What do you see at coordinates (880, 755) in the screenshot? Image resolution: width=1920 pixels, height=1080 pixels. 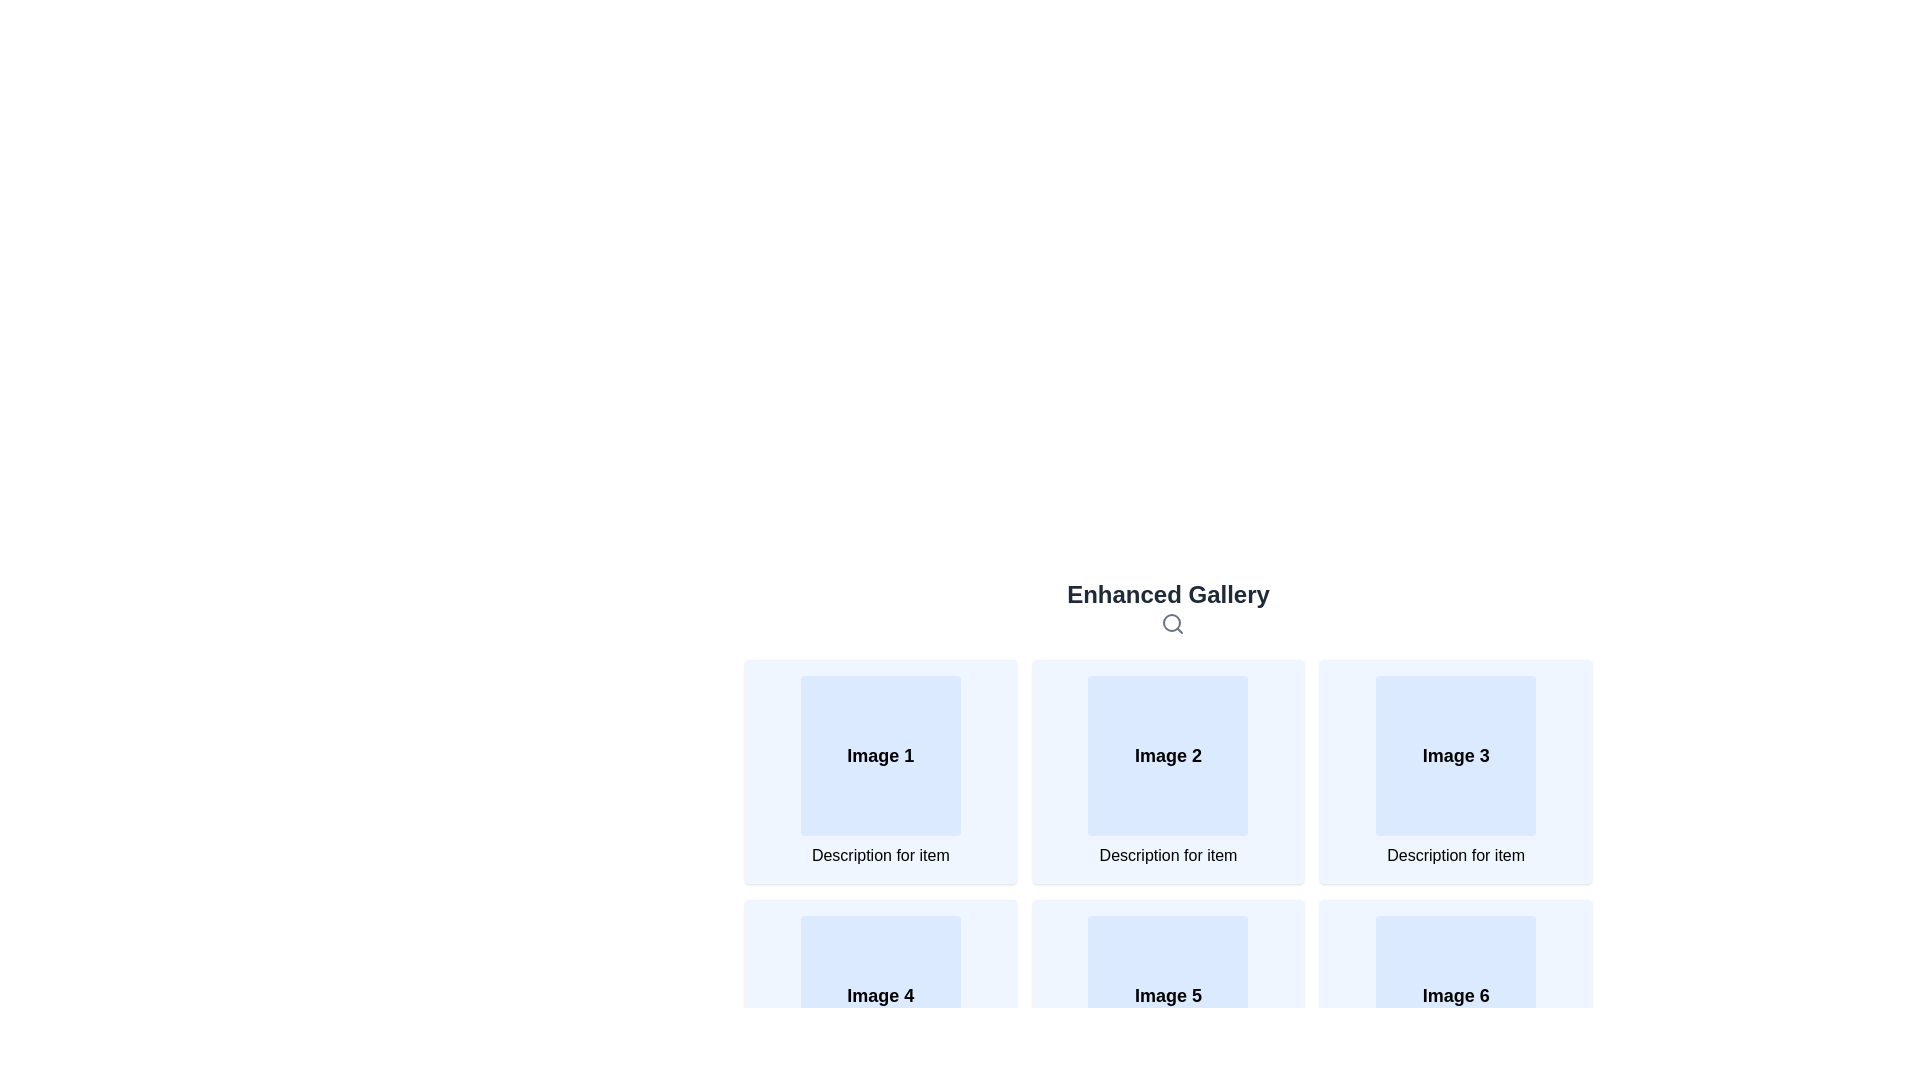 I see `text of the Text label located in the first card of the first row under the 'Enhanced Gallery' header` at bounding box center [880, 755].